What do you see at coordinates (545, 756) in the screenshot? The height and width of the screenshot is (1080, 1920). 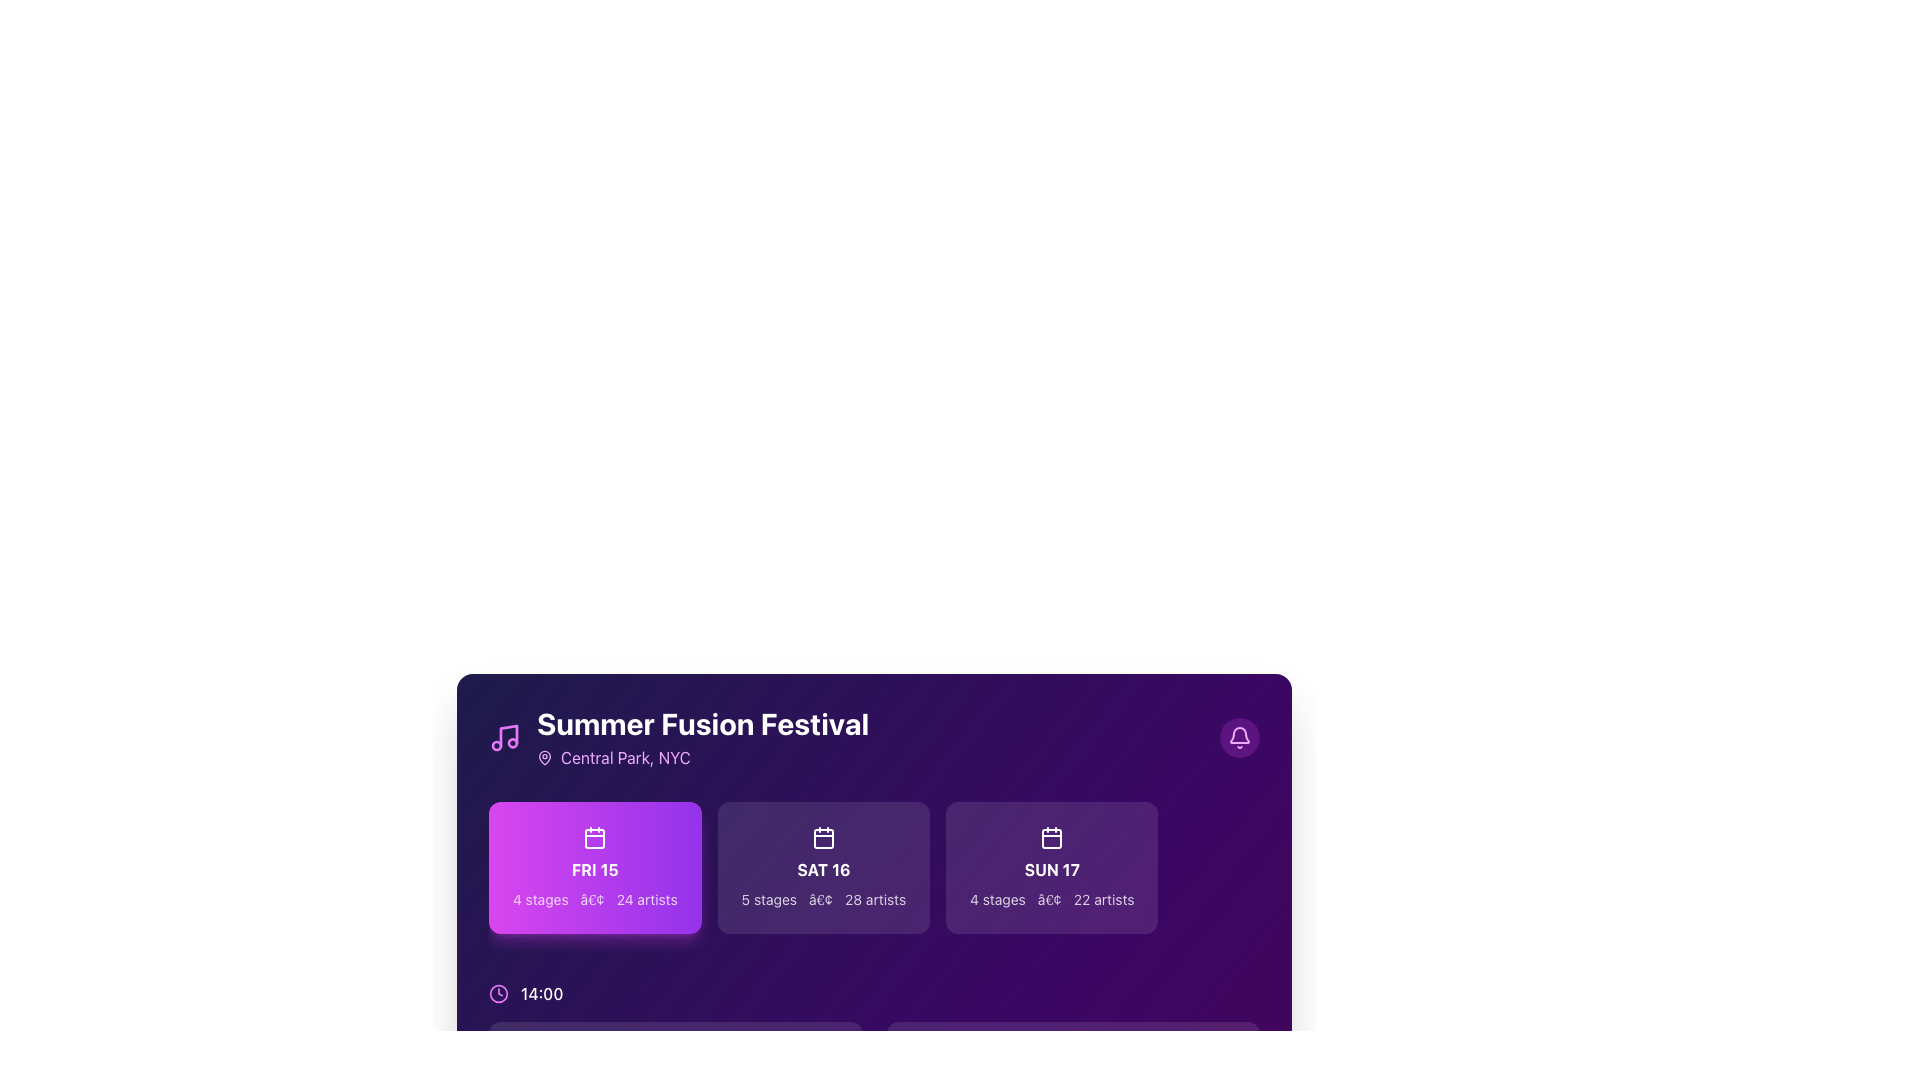 I see `the visual marker icon located to the left of the text 'Central Park, NYC,' under the title 'Summer Fusion Festival.'` at bounding box center [545, 756].